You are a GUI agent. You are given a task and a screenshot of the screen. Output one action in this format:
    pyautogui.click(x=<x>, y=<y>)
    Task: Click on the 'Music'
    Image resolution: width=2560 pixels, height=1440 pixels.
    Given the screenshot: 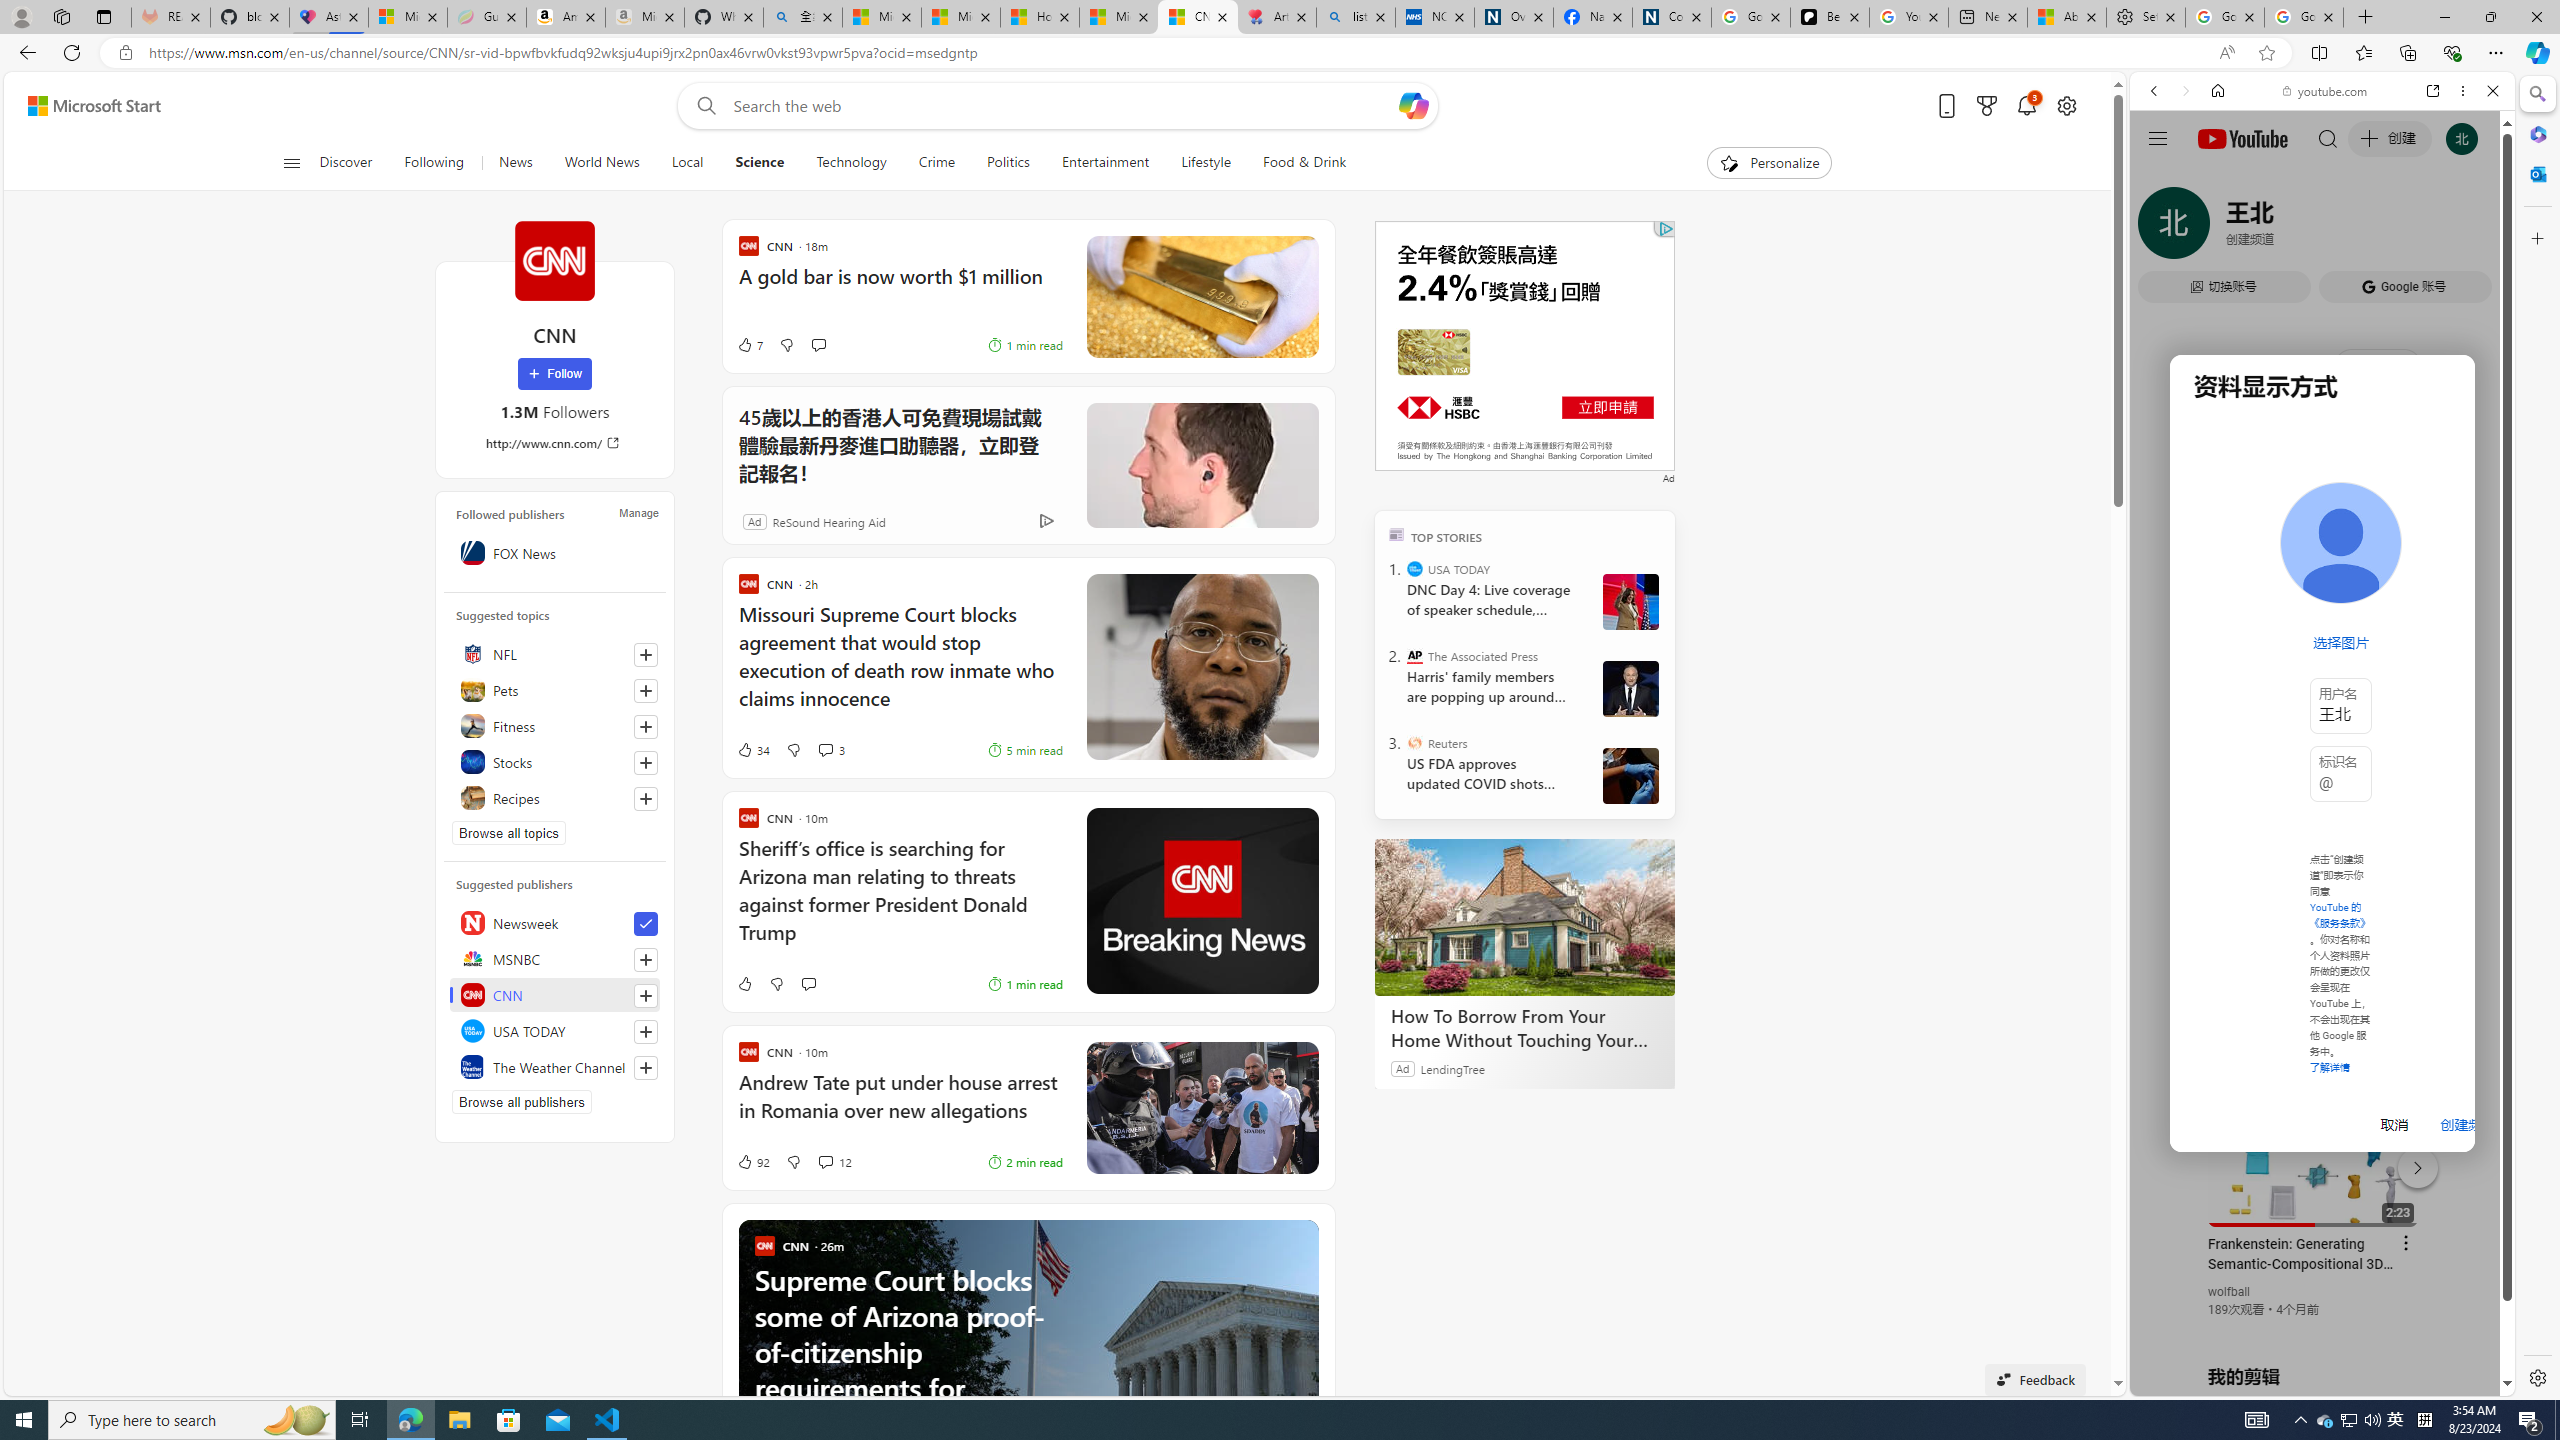 What is the action you would take?
    pyautogui.click(x=2320, y=543)
    